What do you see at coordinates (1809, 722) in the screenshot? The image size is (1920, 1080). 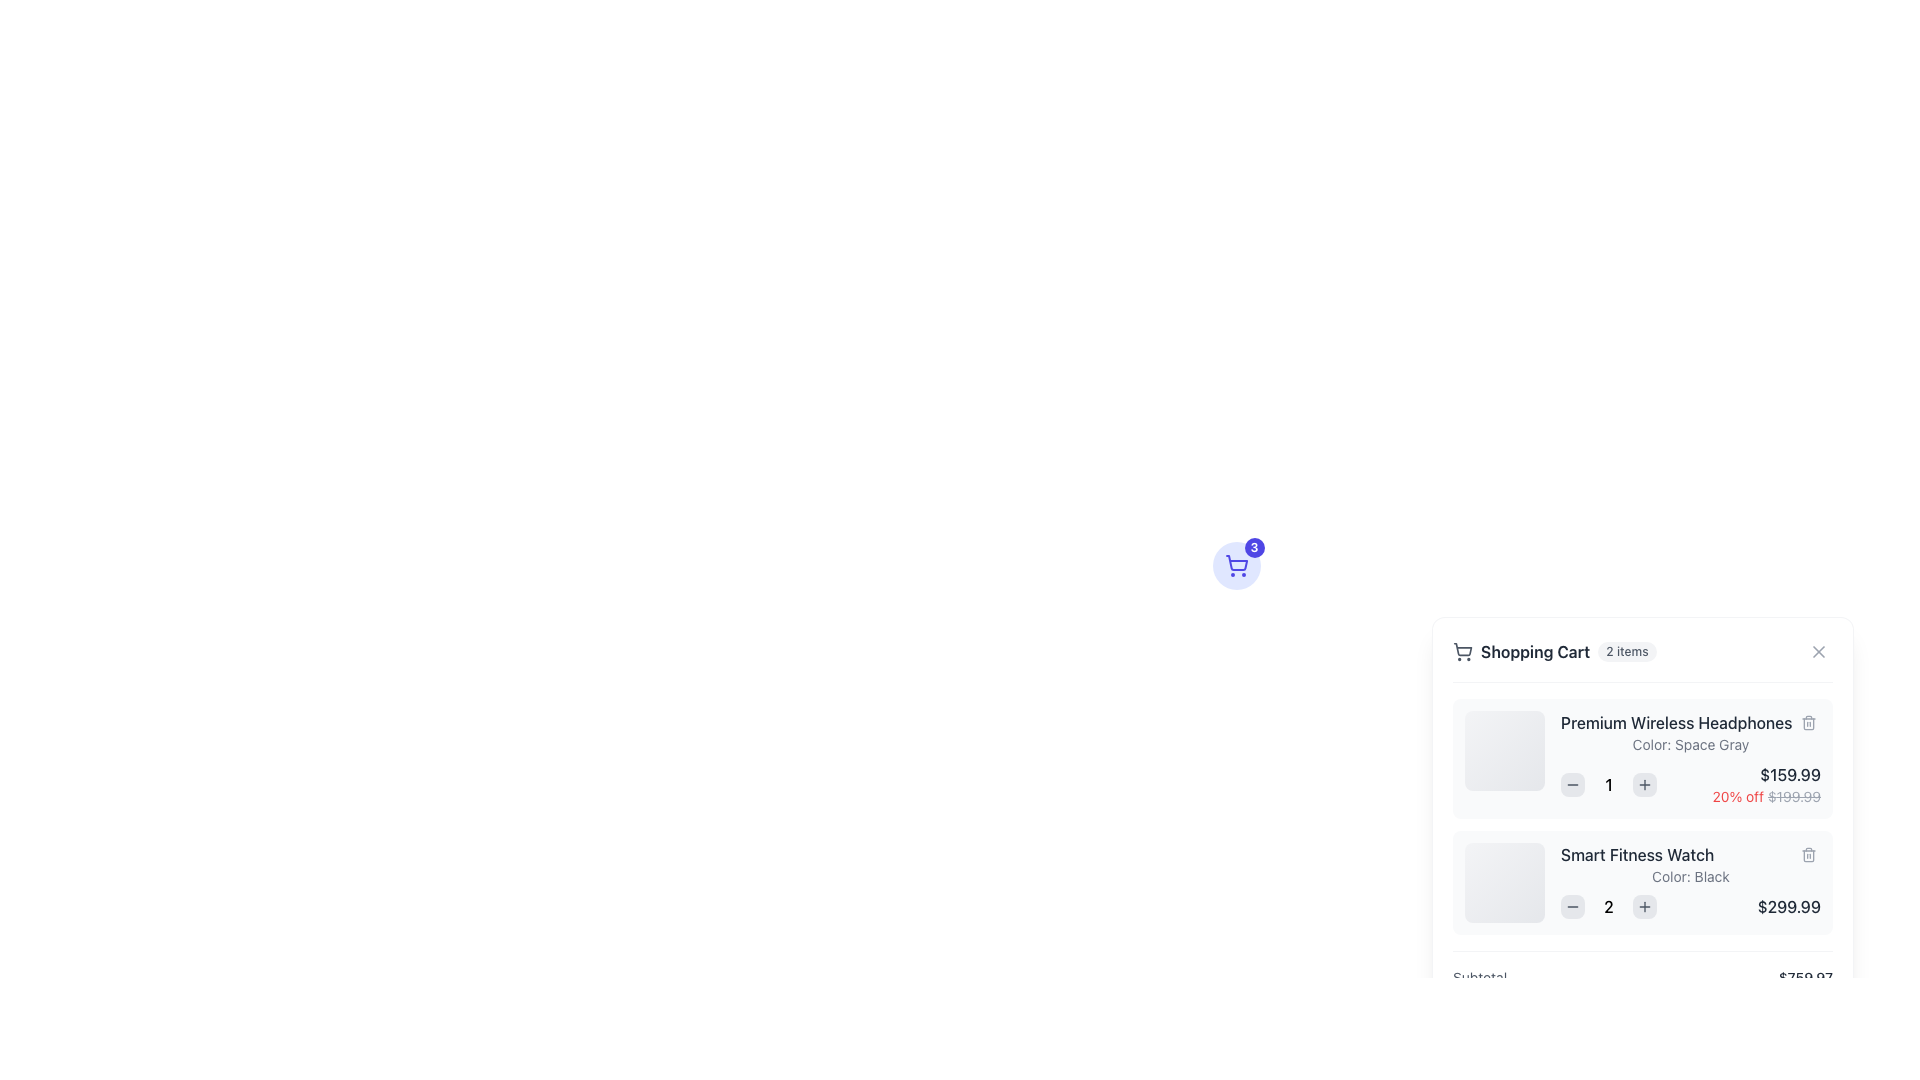 I see `the delete button located to the right of the 'Premium Wireless Headphones' title in the shopping cart interface` at bounding box center [1809, 722].